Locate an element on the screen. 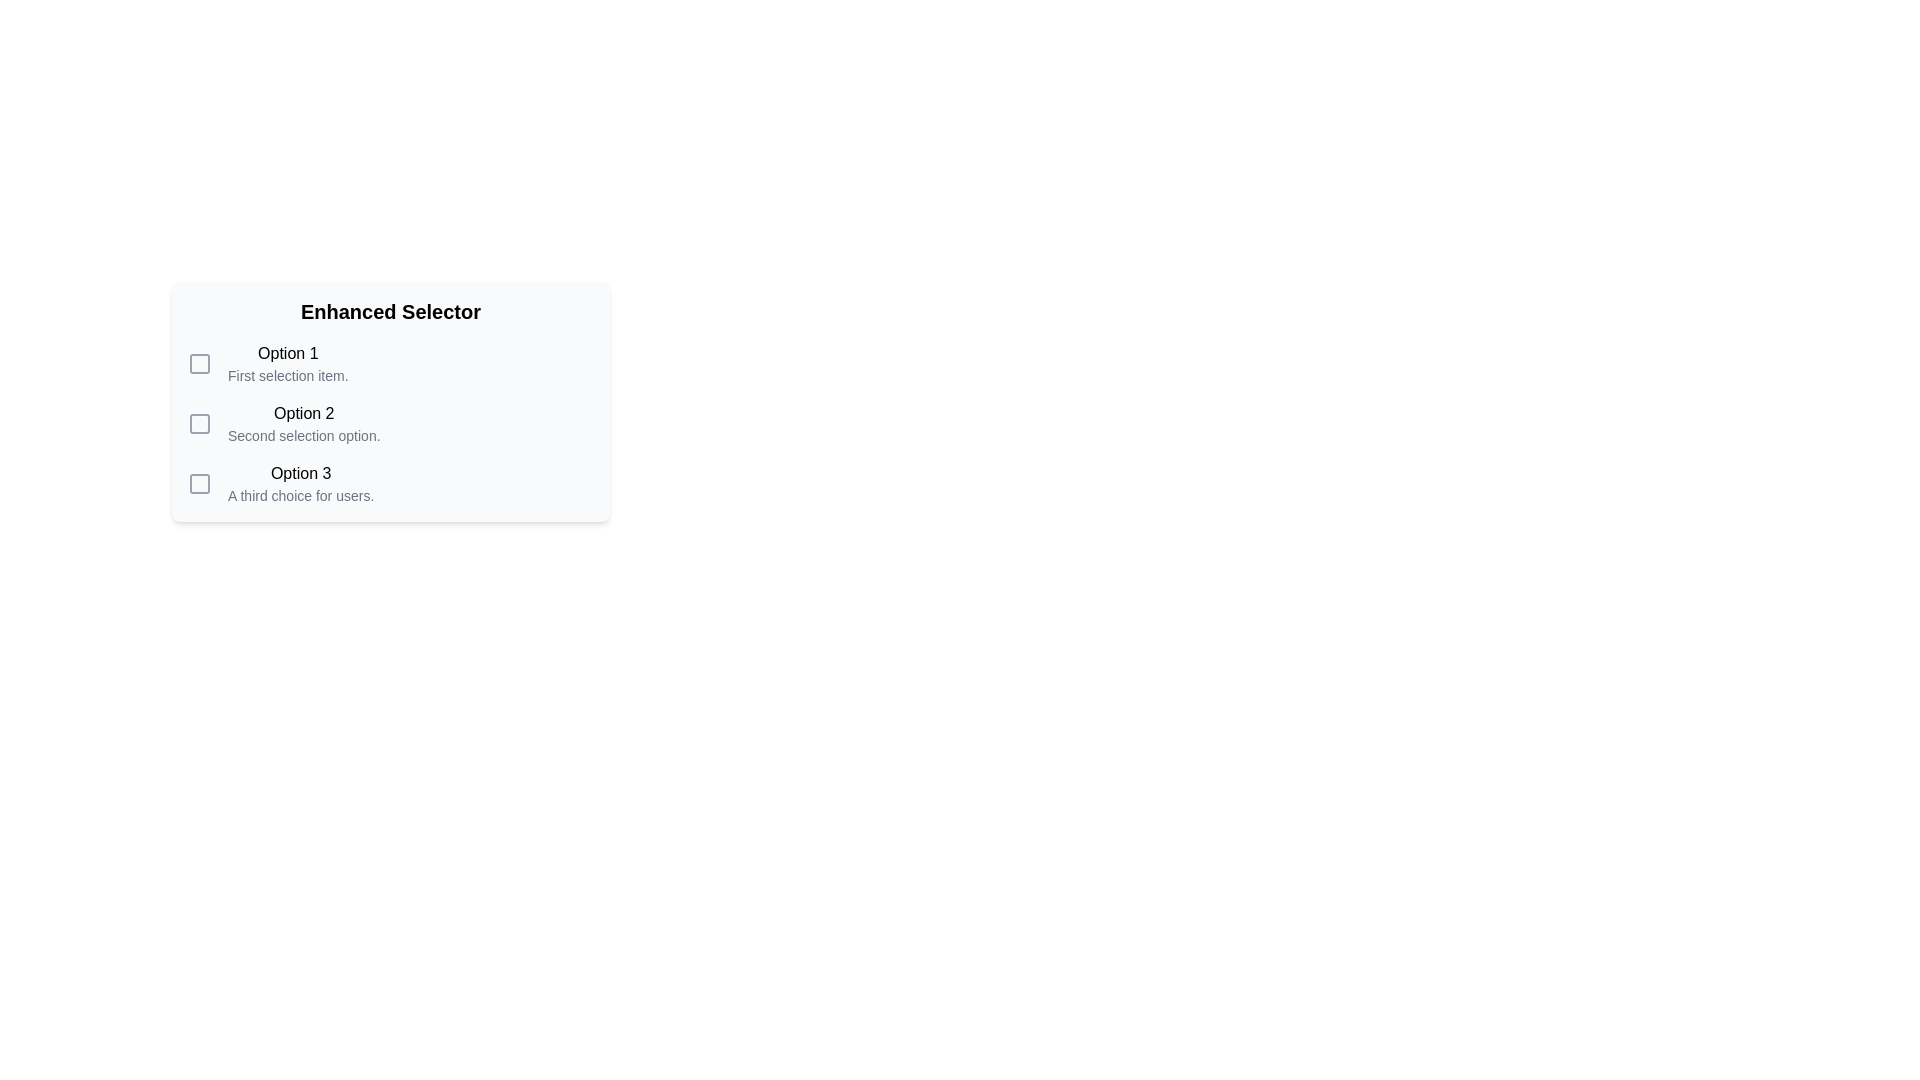  the text label with a description that is the second option in a vertical list of selectable items, located directly below 'Option 1' and above 'Option 3.' is located at coordinates (303, 423).